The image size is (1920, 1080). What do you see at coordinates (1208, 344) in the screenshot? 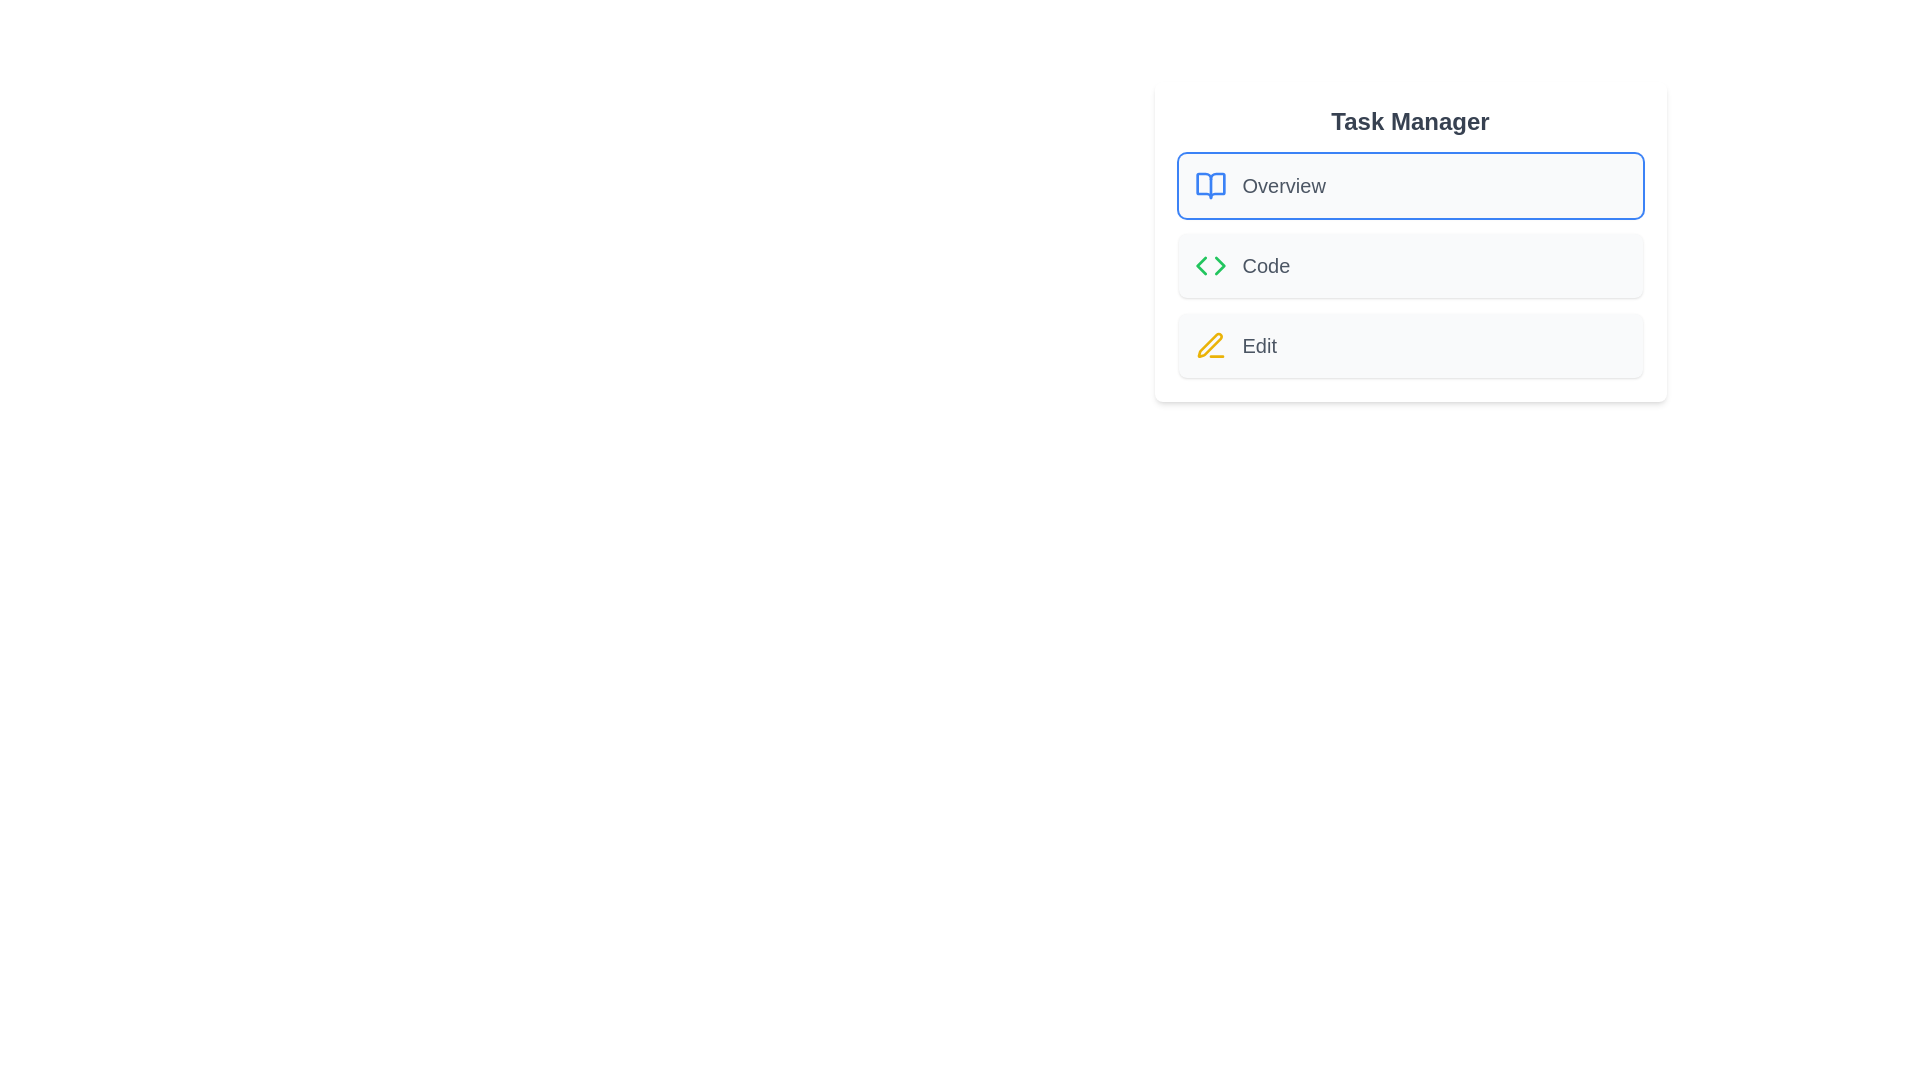
I see `the pen icon located to the left of the 'Edit' text label in the 'Task Manager' interface to interact with the 'Edit' option` at bounding box center [1208, 344].